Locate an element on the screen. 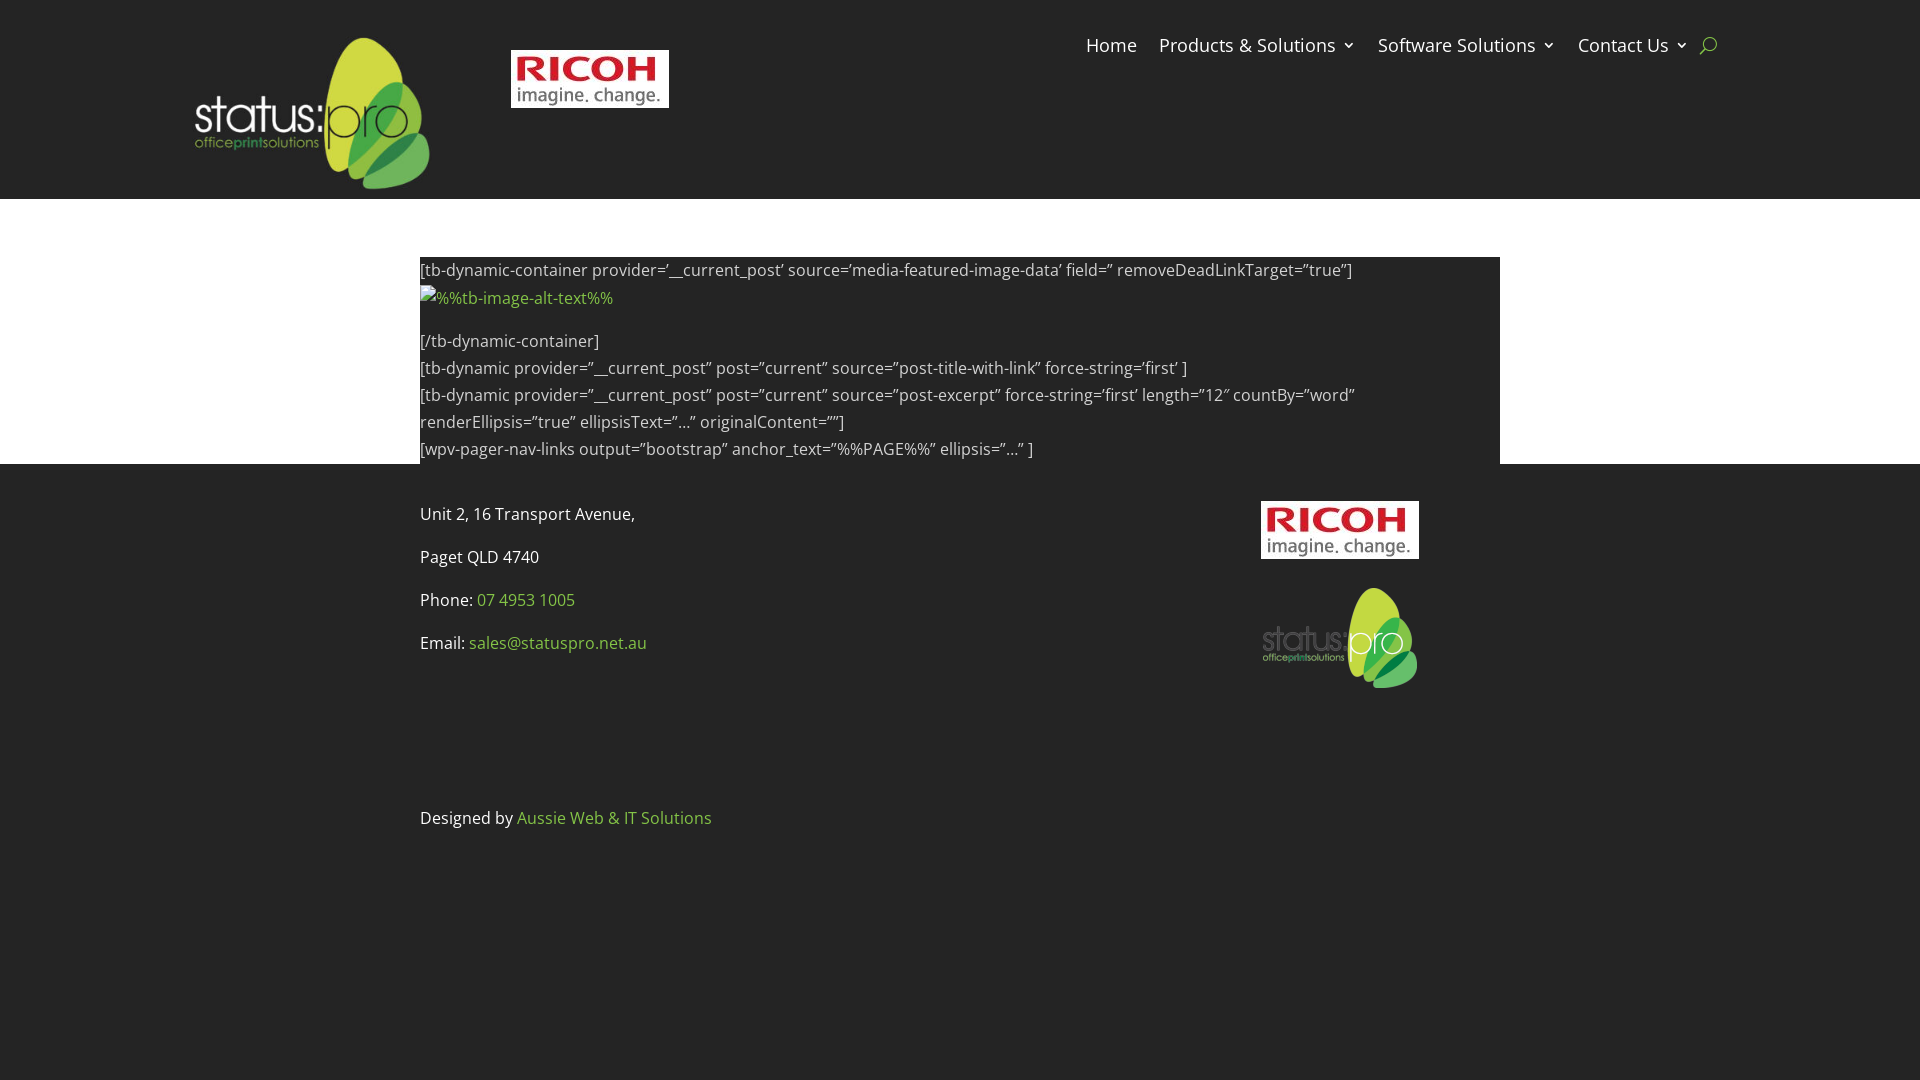  'sales@statuspro.net.au' is located at coordinates (468, 643).